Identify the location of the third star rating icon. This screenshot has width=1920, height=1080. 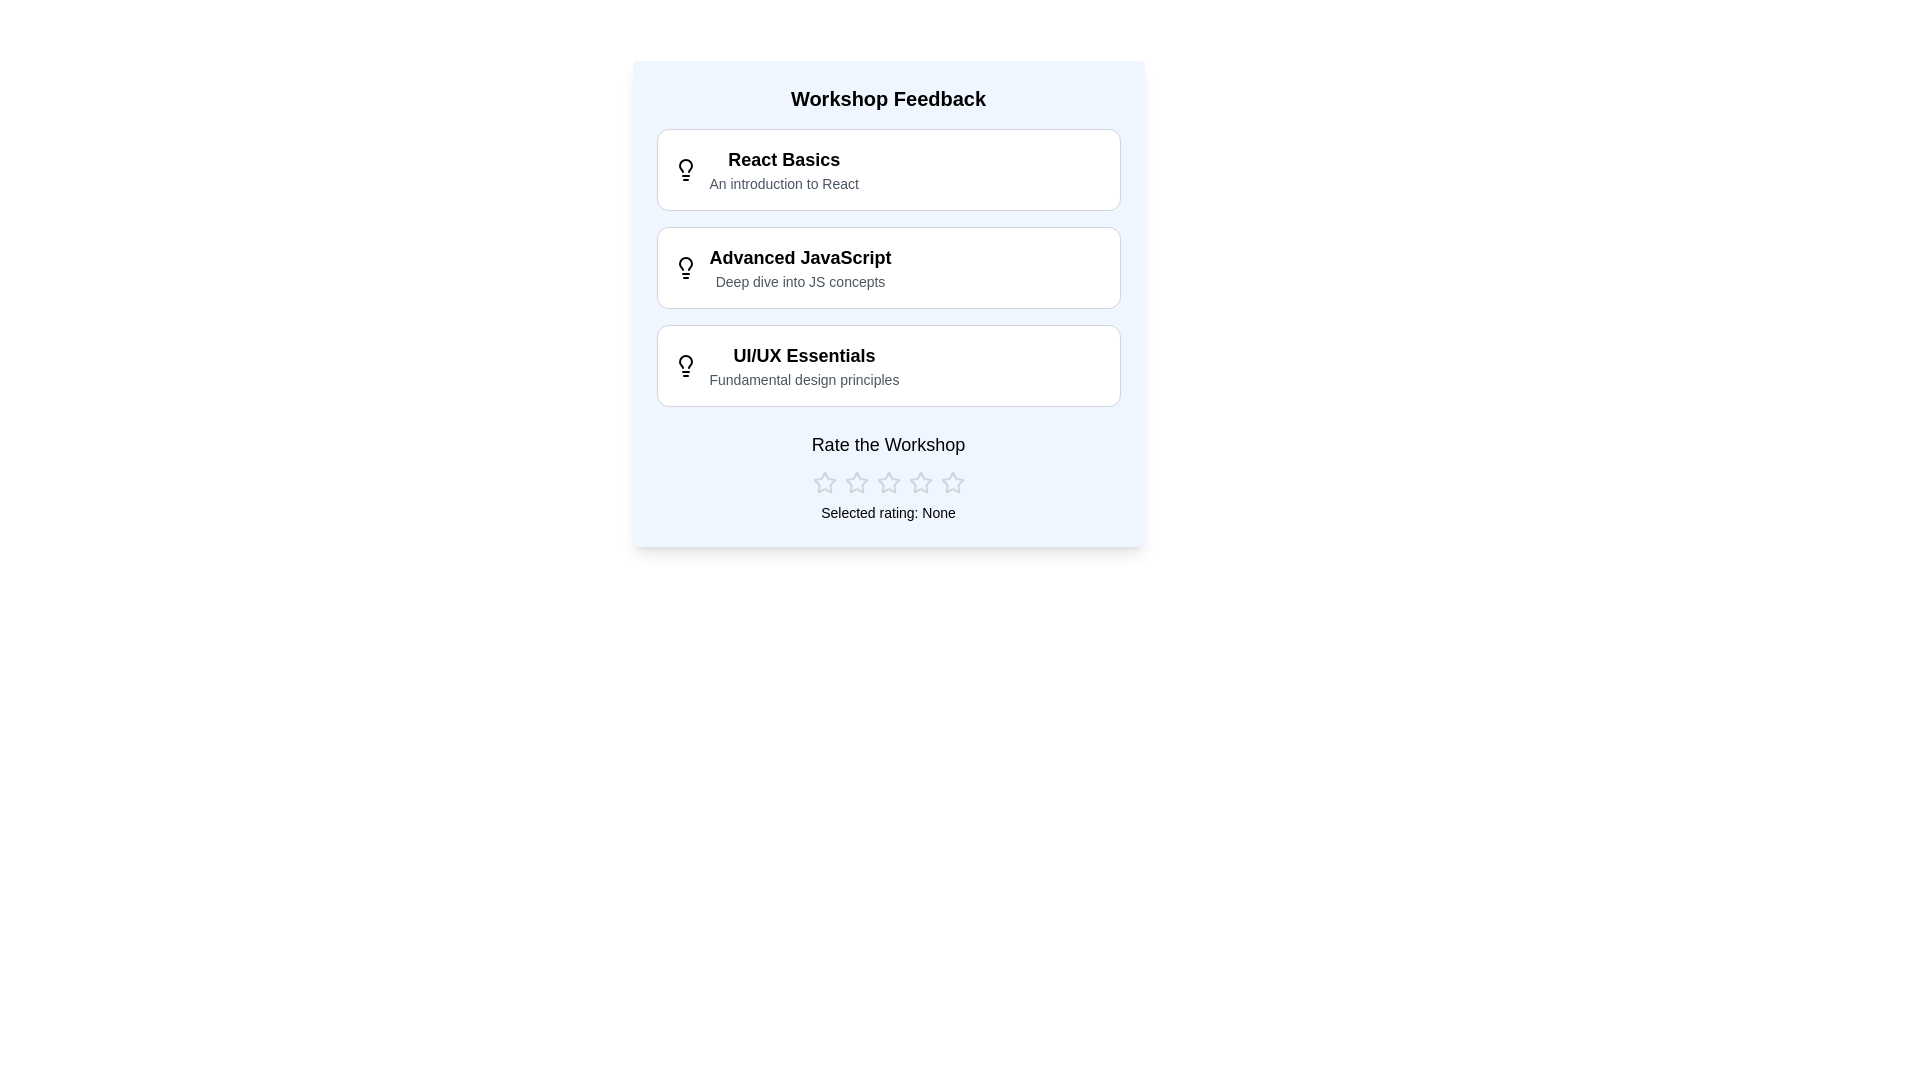
(919, 482).